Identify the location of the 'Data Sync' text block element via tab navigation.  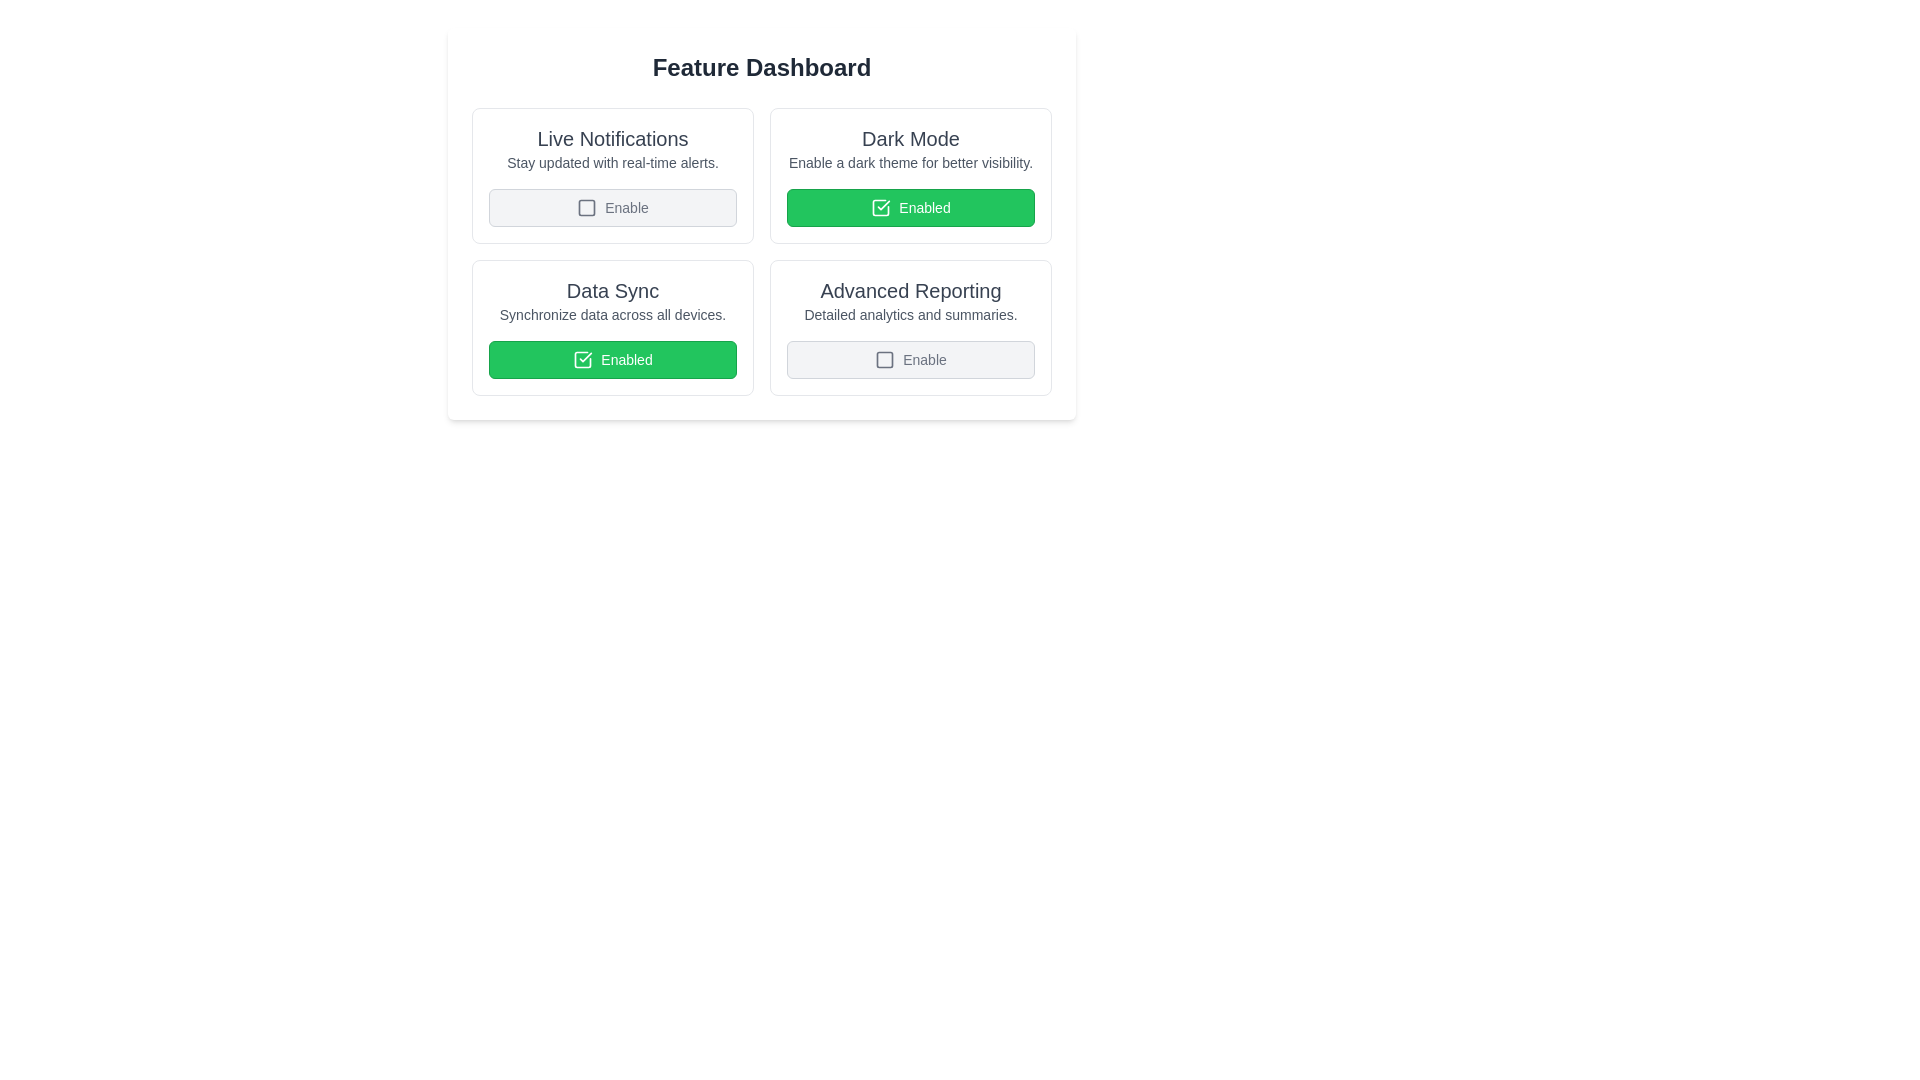
(612, 300).